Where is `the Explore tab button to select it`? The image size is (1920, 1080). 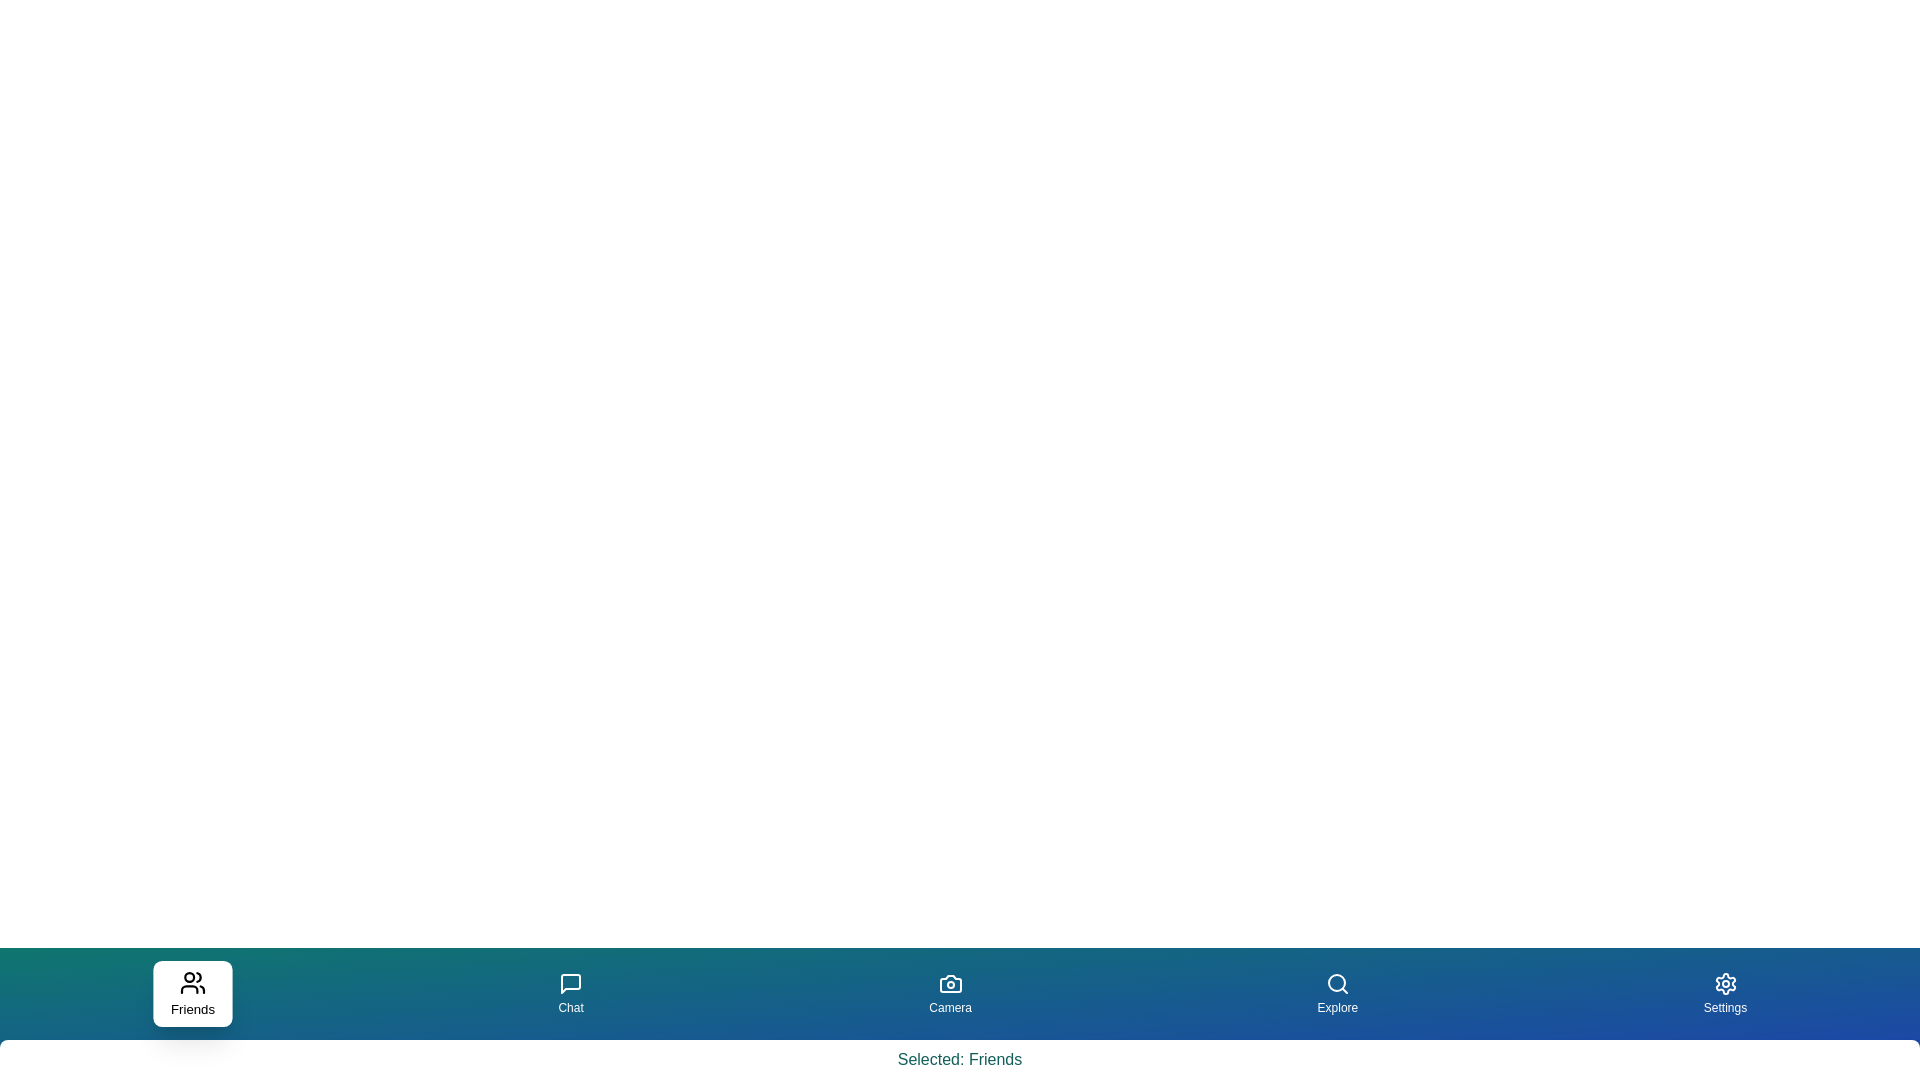 the Explore tab button to select it is located at coordinates (1337, 994).